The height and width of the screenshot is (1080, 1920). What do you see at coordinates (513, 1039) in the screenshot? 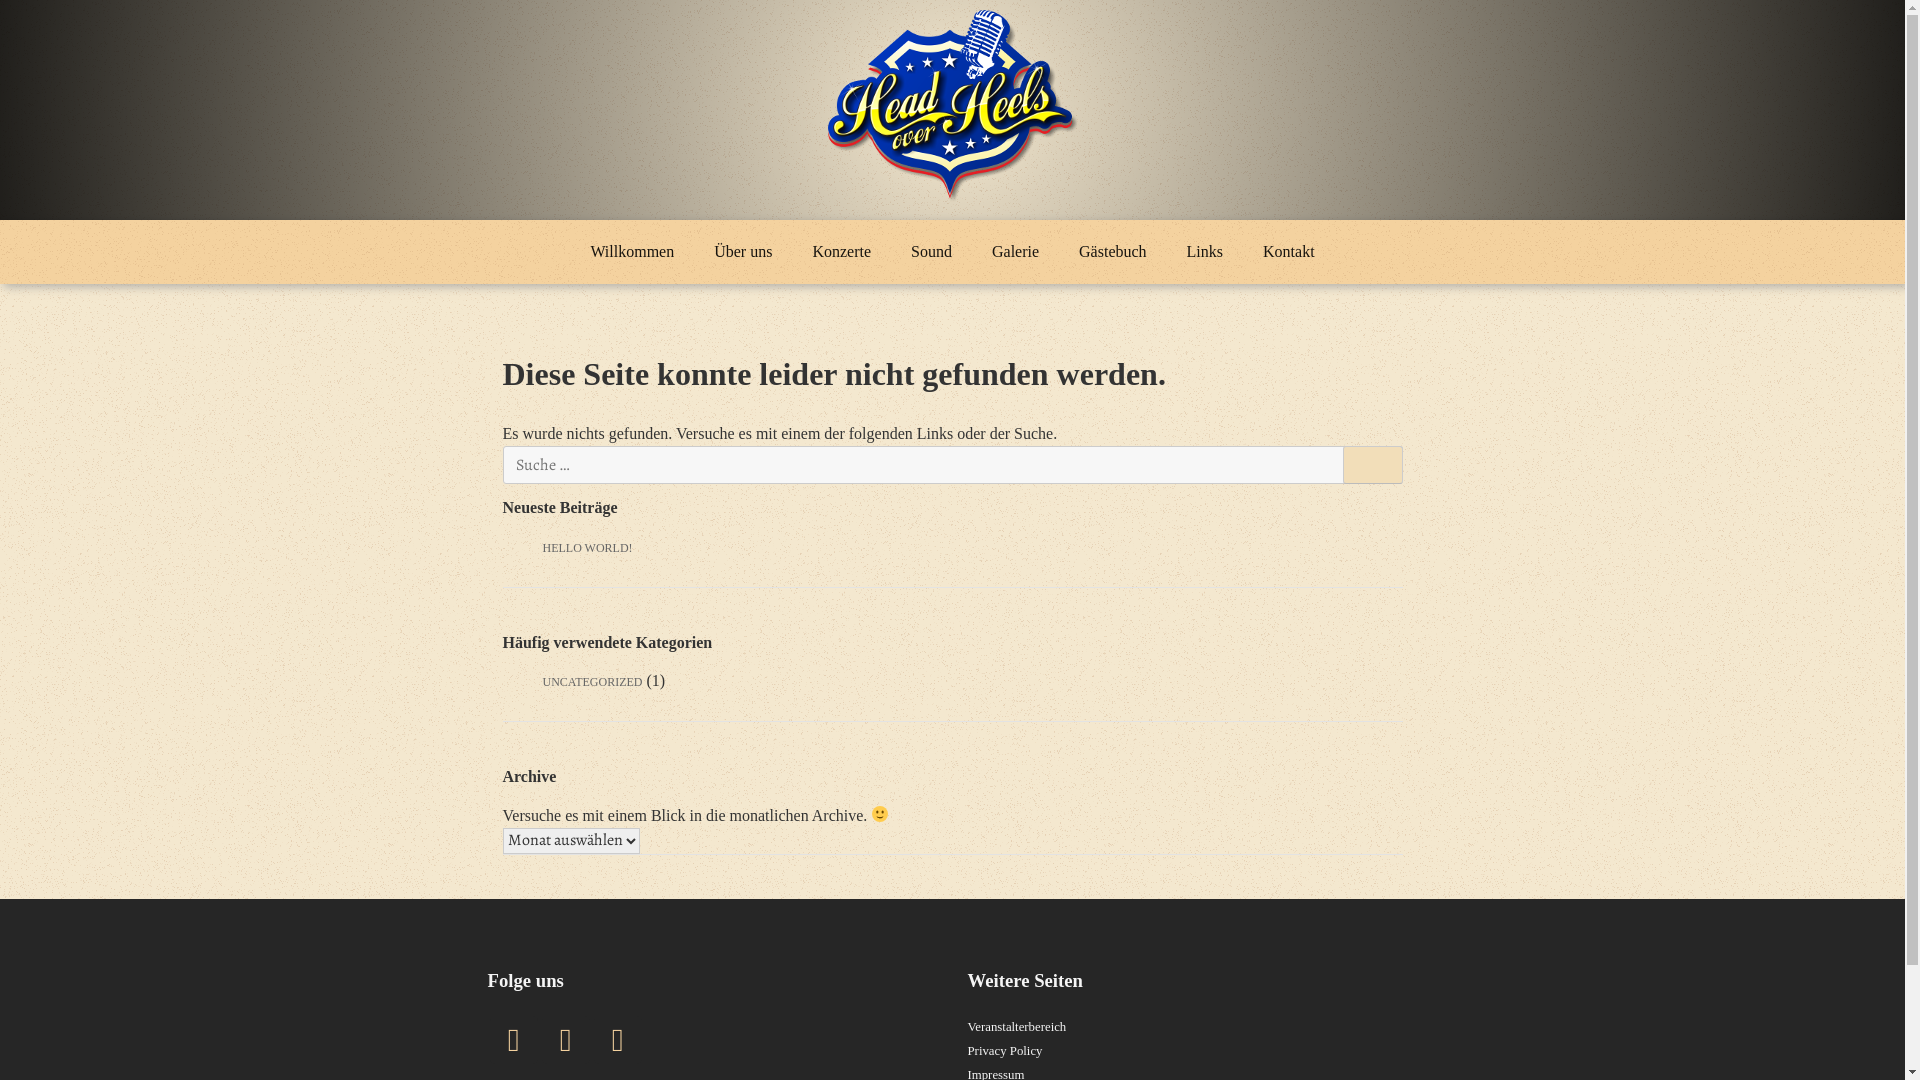
I see `'facebook'` at bounding box center [513, 1039].